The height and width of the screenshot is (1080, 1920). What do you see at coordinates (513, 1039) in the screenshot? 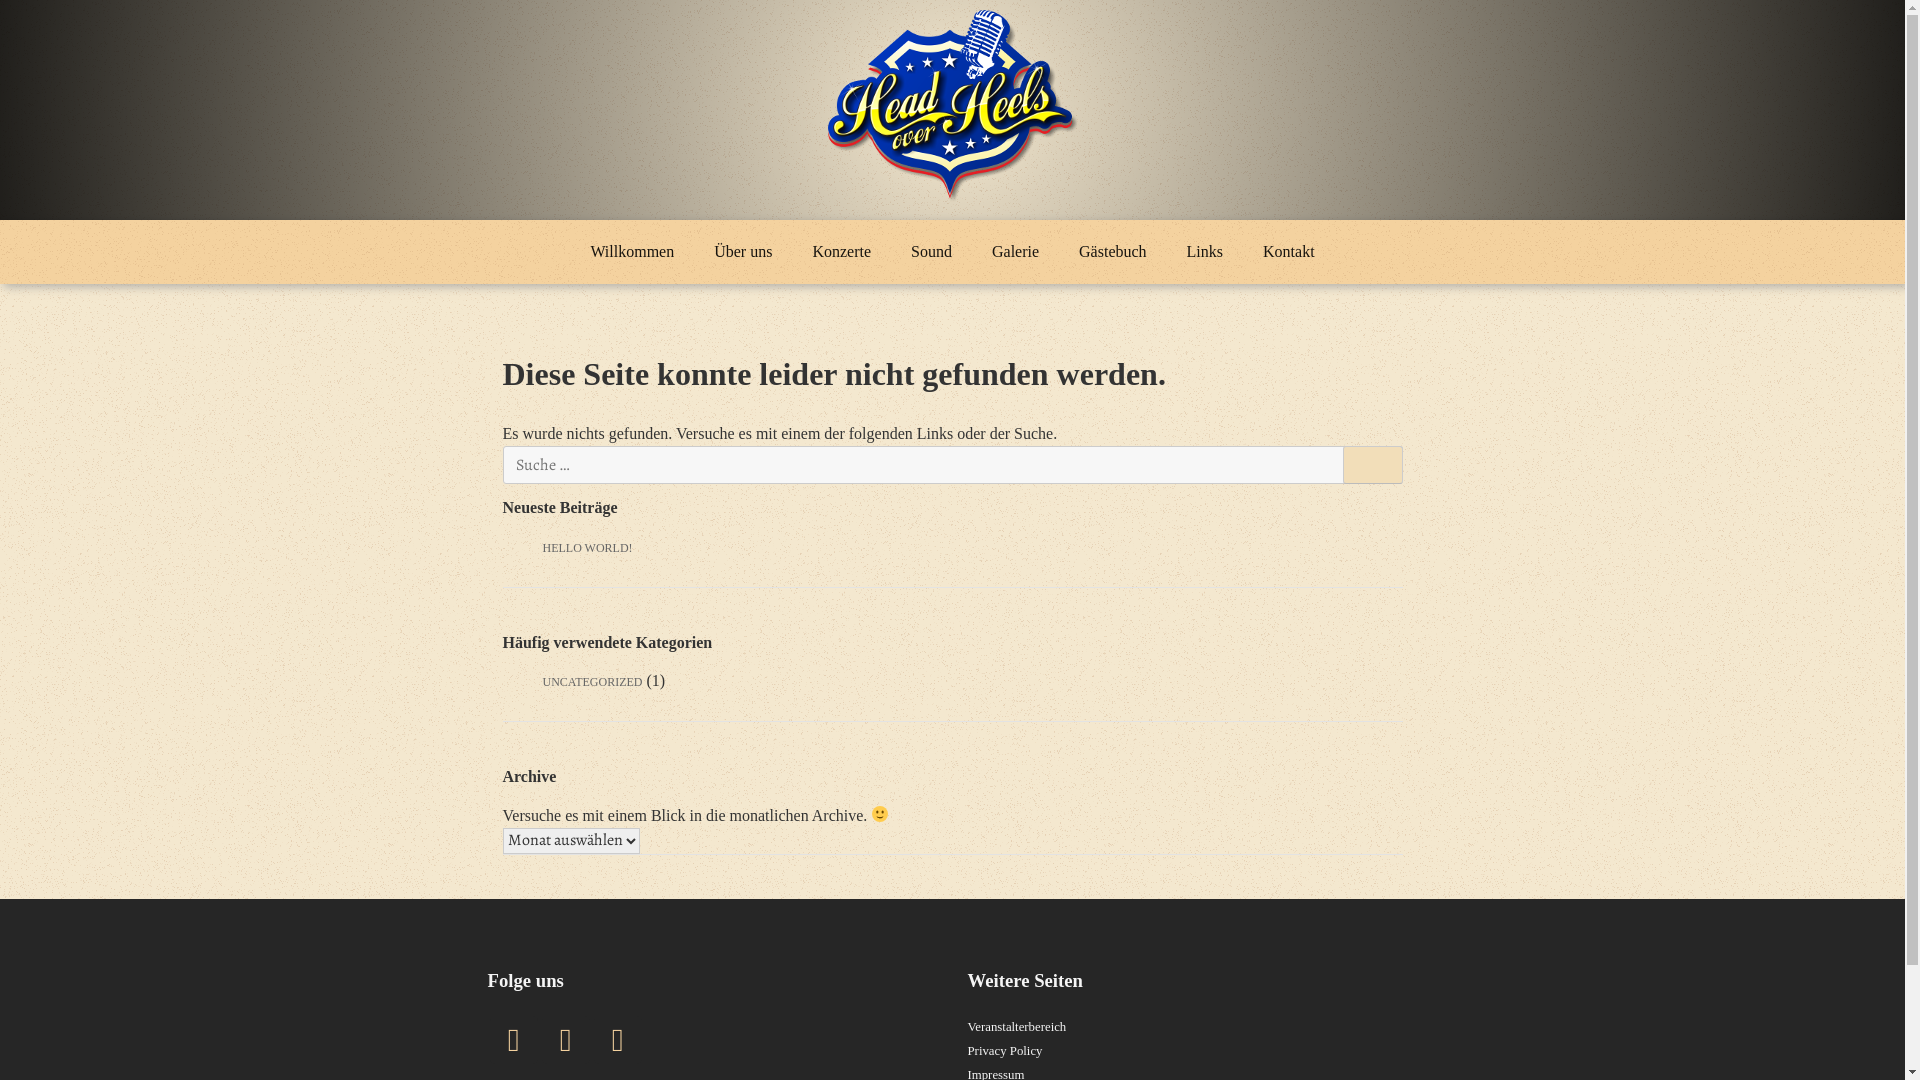
I see `'facebook'` at bounding box center [513, 1039].